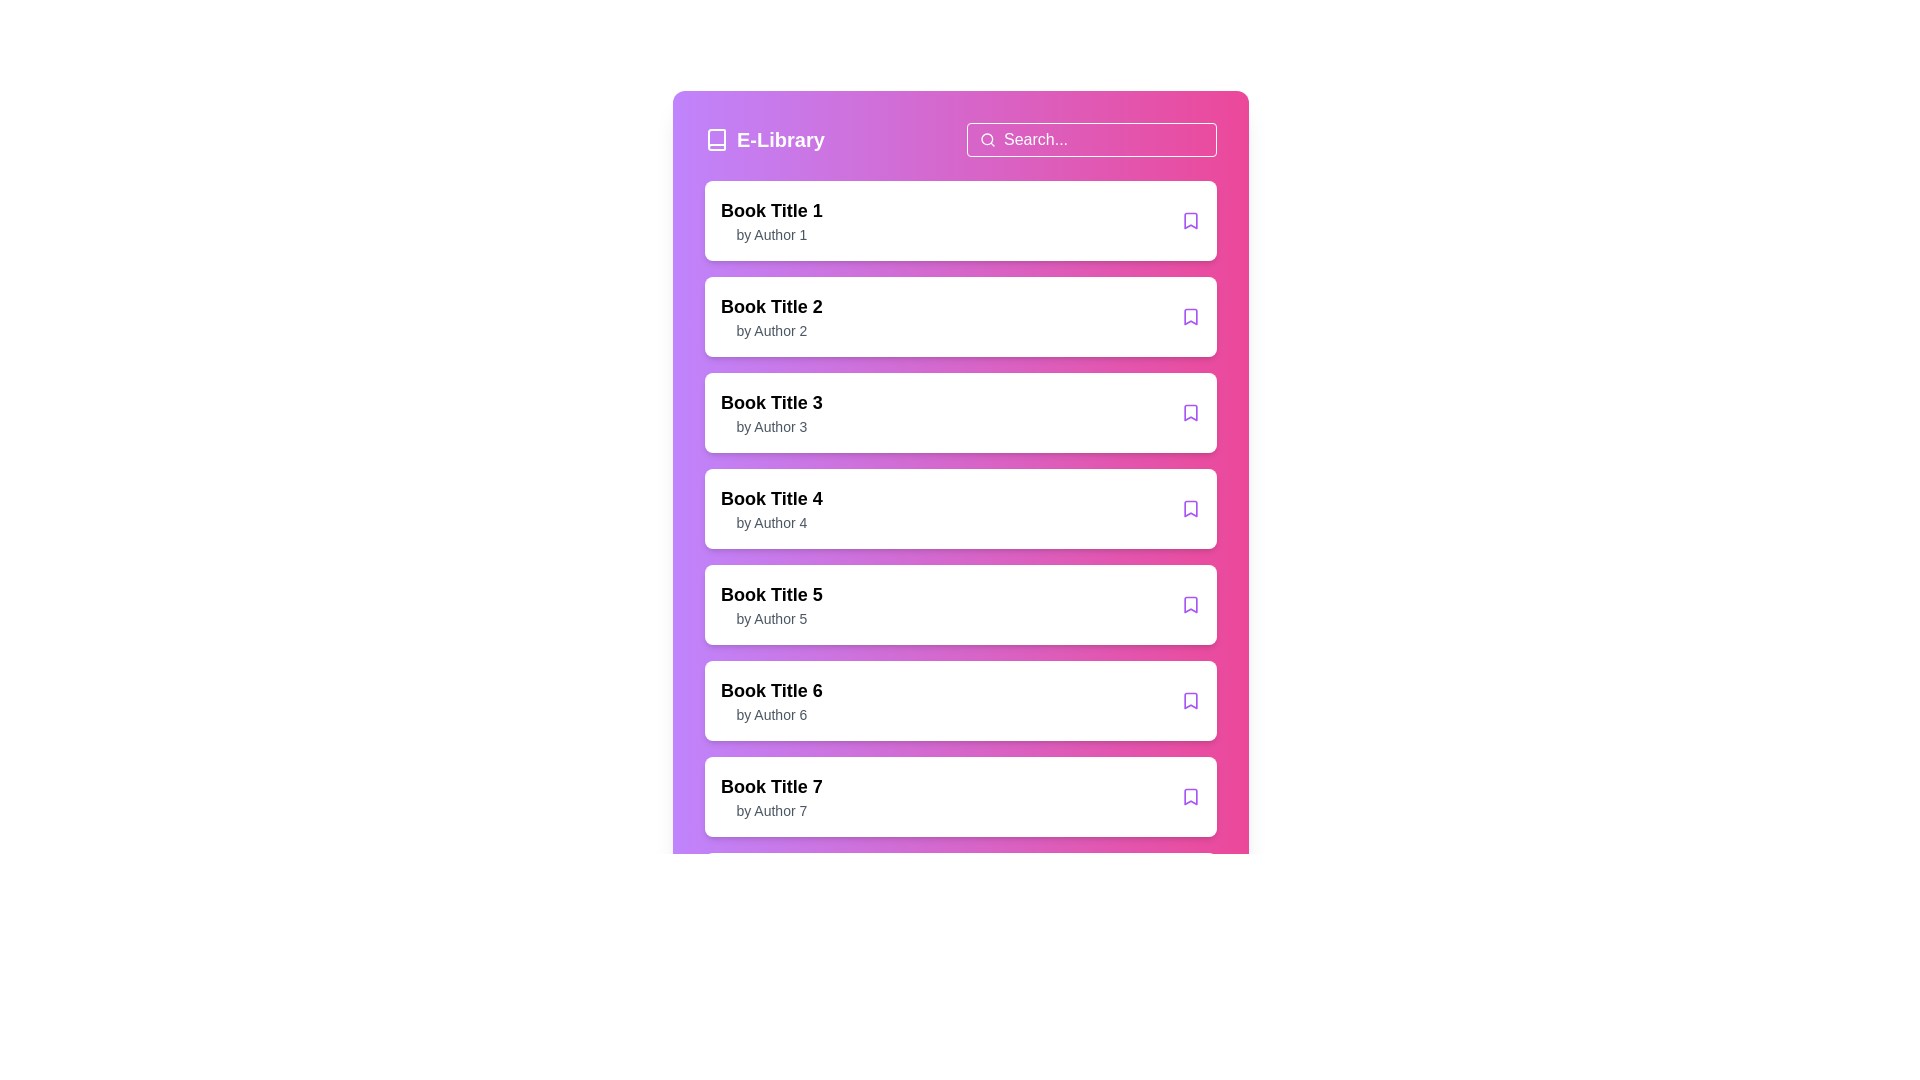  I want to click on the card representing a book in the list interface, so click(960, 604).